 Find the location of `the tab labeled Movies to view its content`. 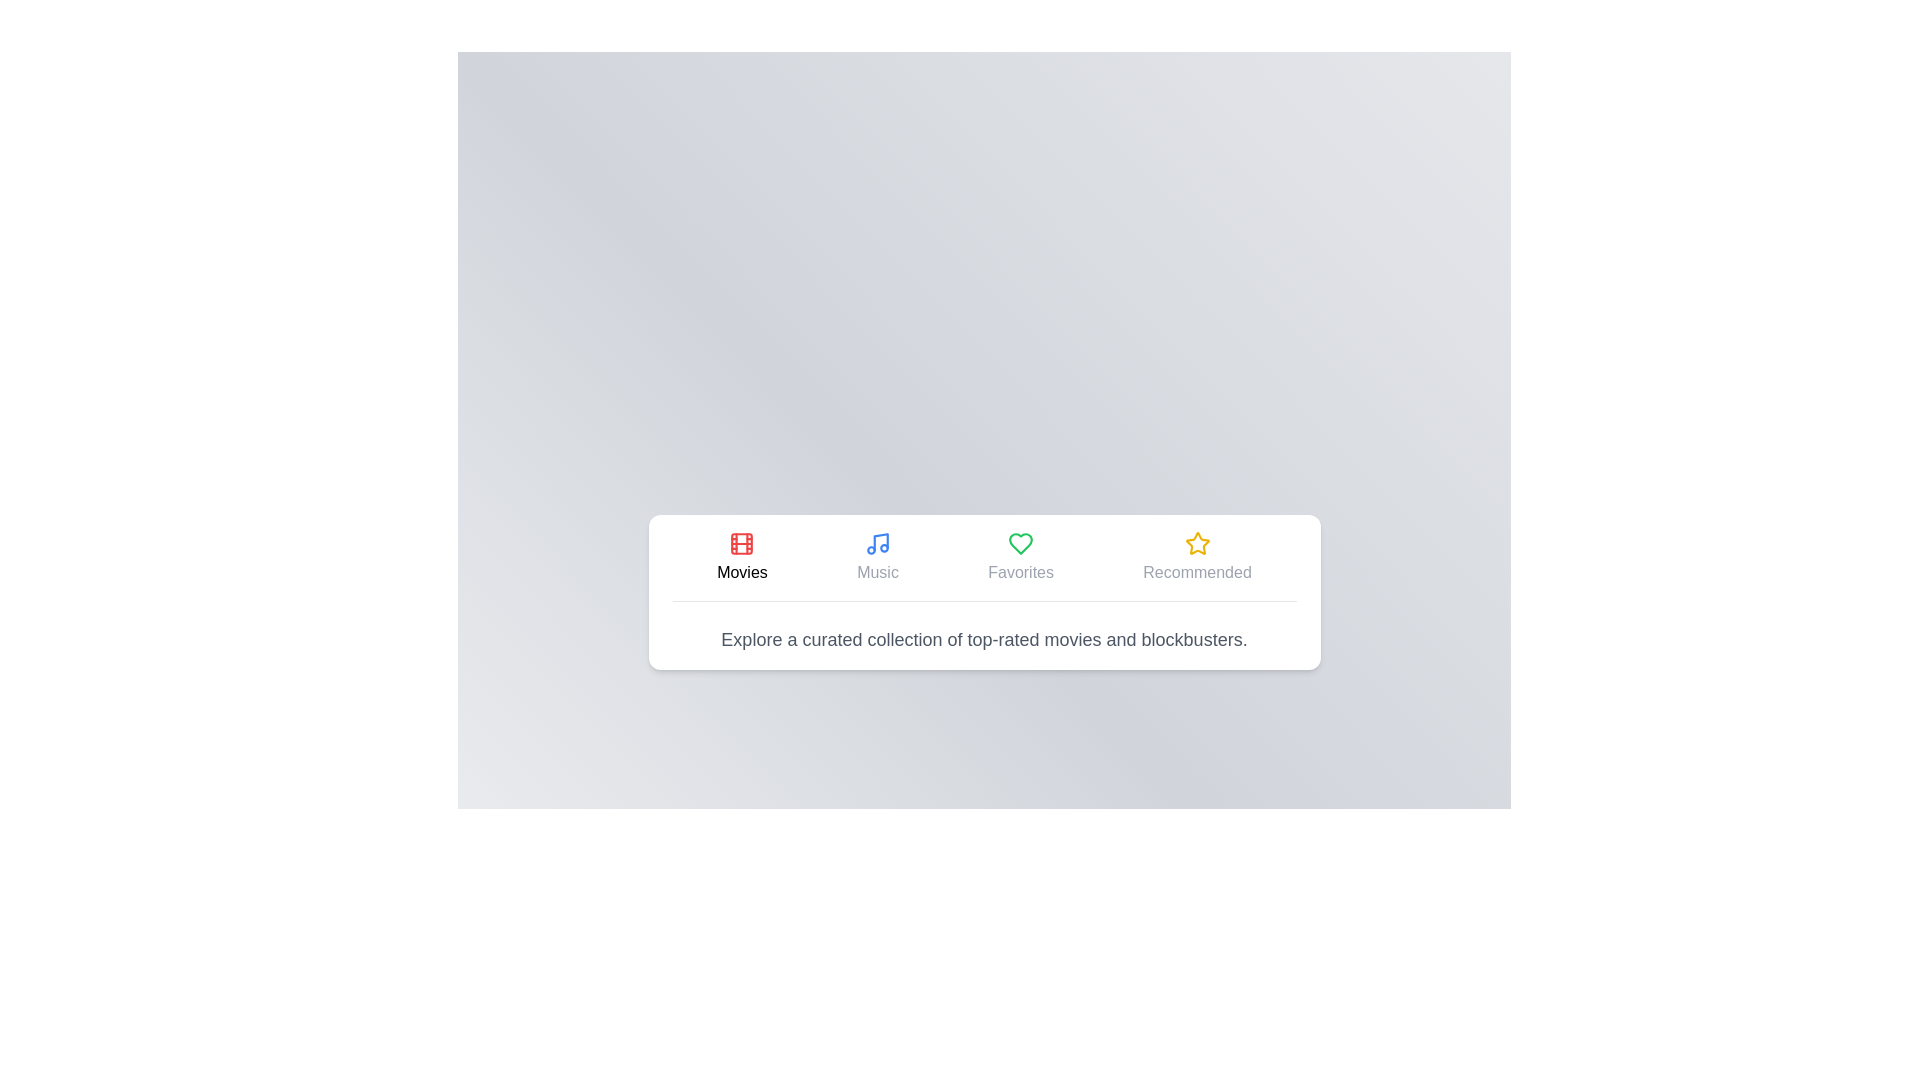

the tab labeled Movies to view its content is located at coordinates (741, 556).